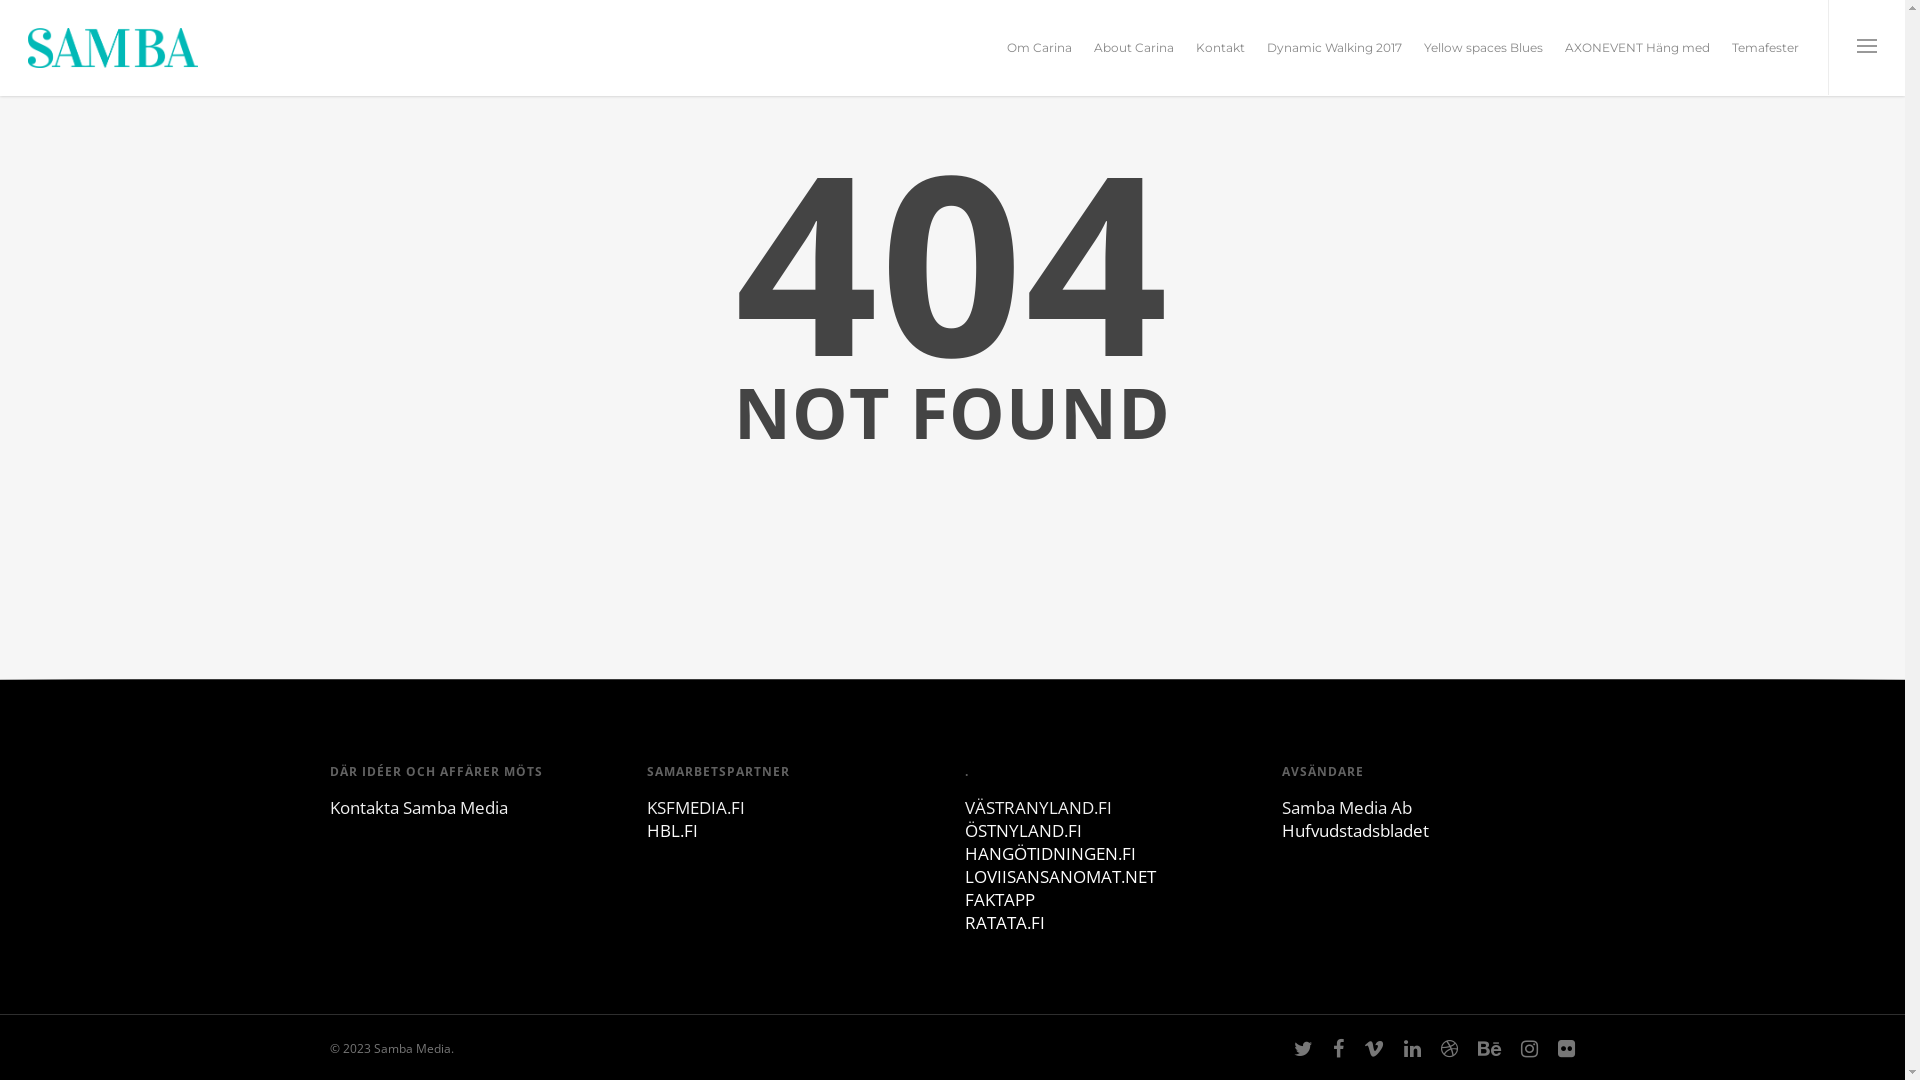  Describe the element at coordinates (999, 898) in the screenshot. I see `'FAKTAPP'` at that location.